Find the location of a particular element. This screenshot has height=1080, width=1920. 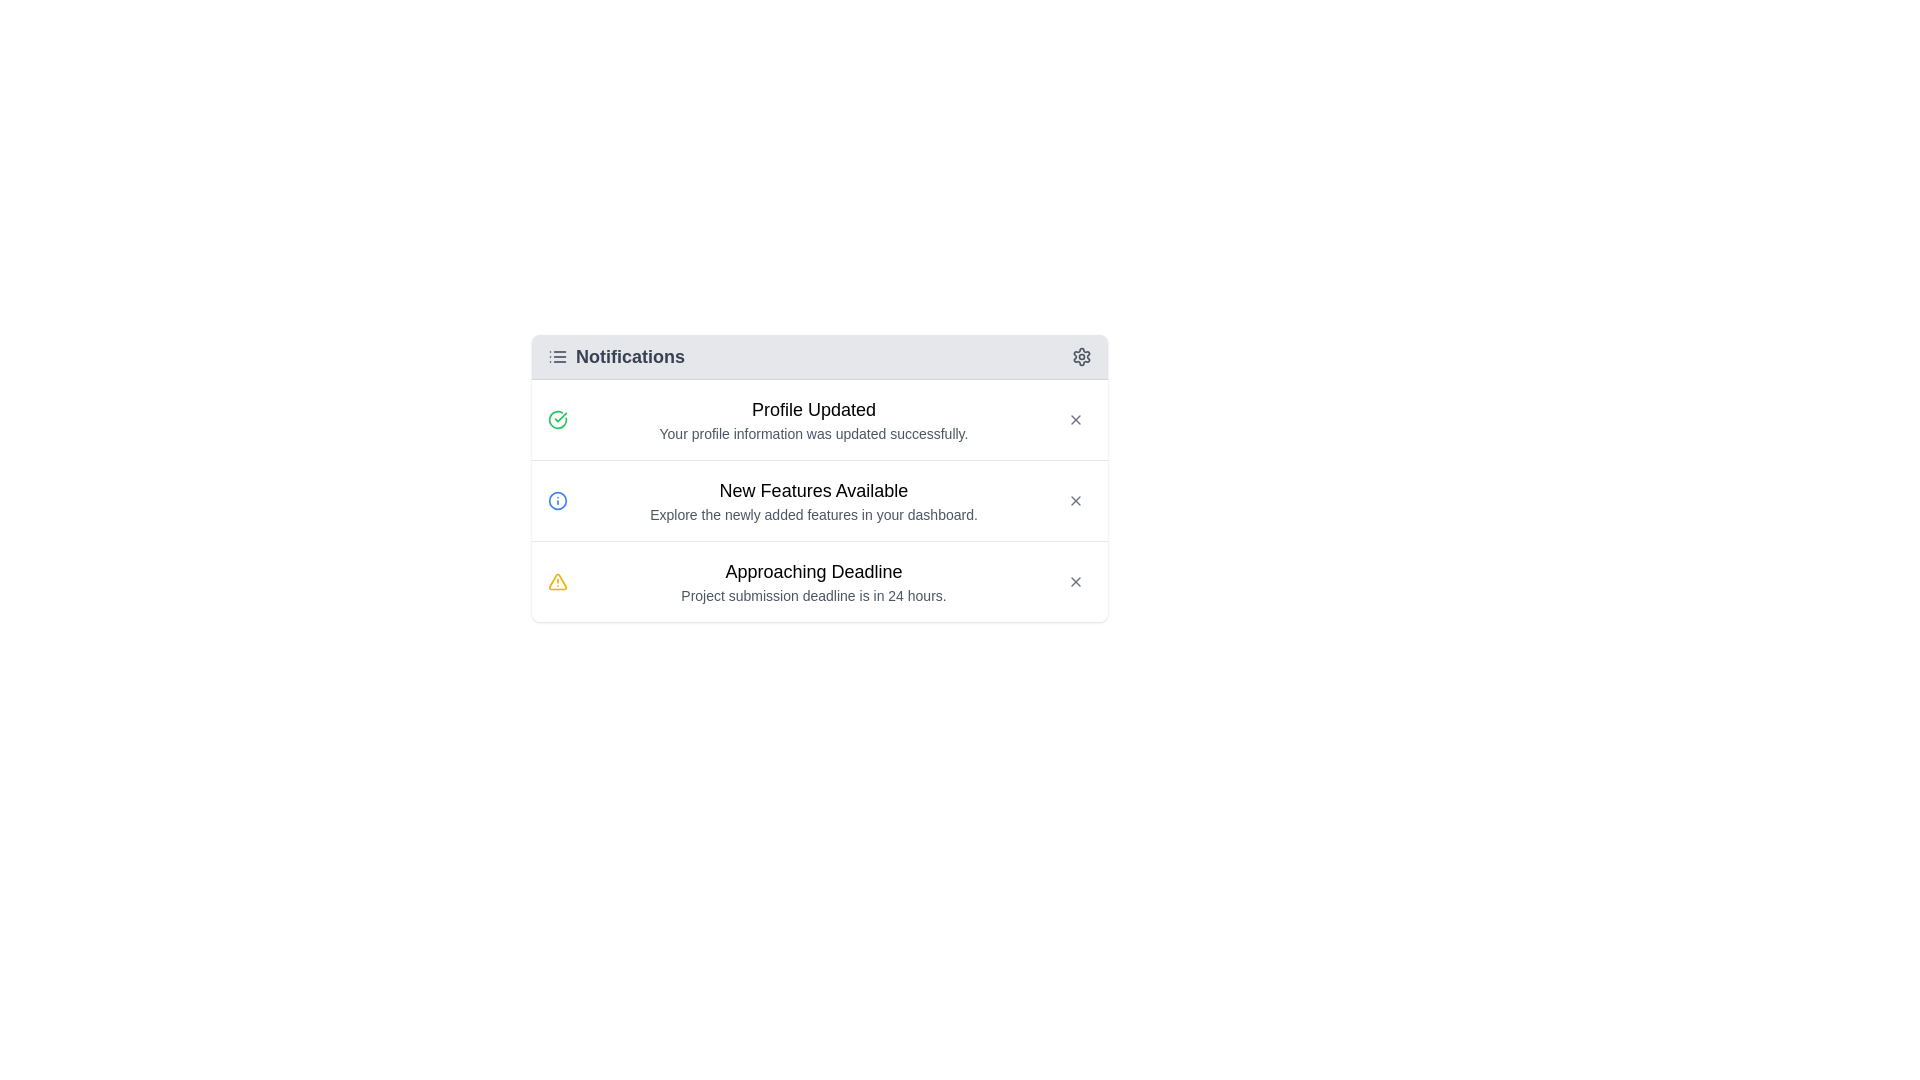

the dismiss button styled with a circular background and an icon inside, located in the upper right corner of the notification block adjacent to 'Profile Updated' for visual feedback is located at coordinates (1074, 419).